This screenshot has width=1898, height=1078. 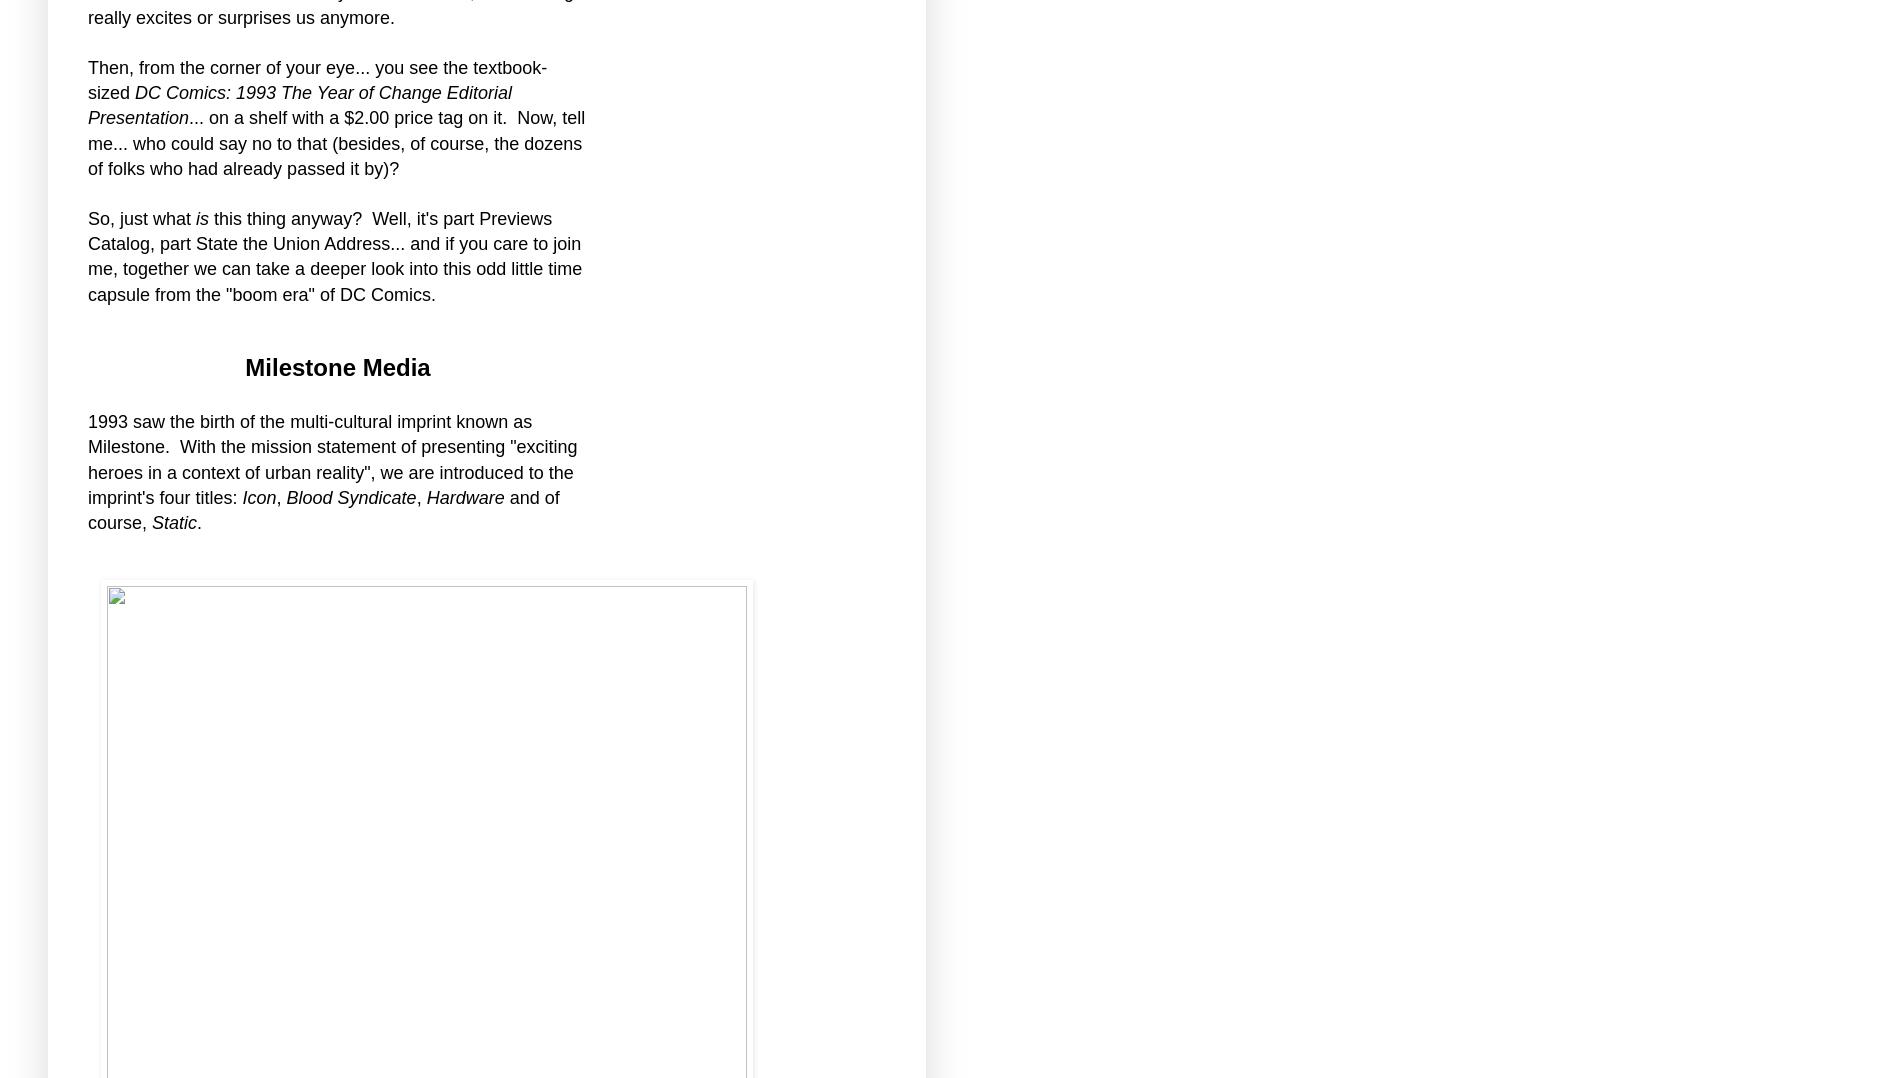 I want to click on '.', so click(x=198, y=523).